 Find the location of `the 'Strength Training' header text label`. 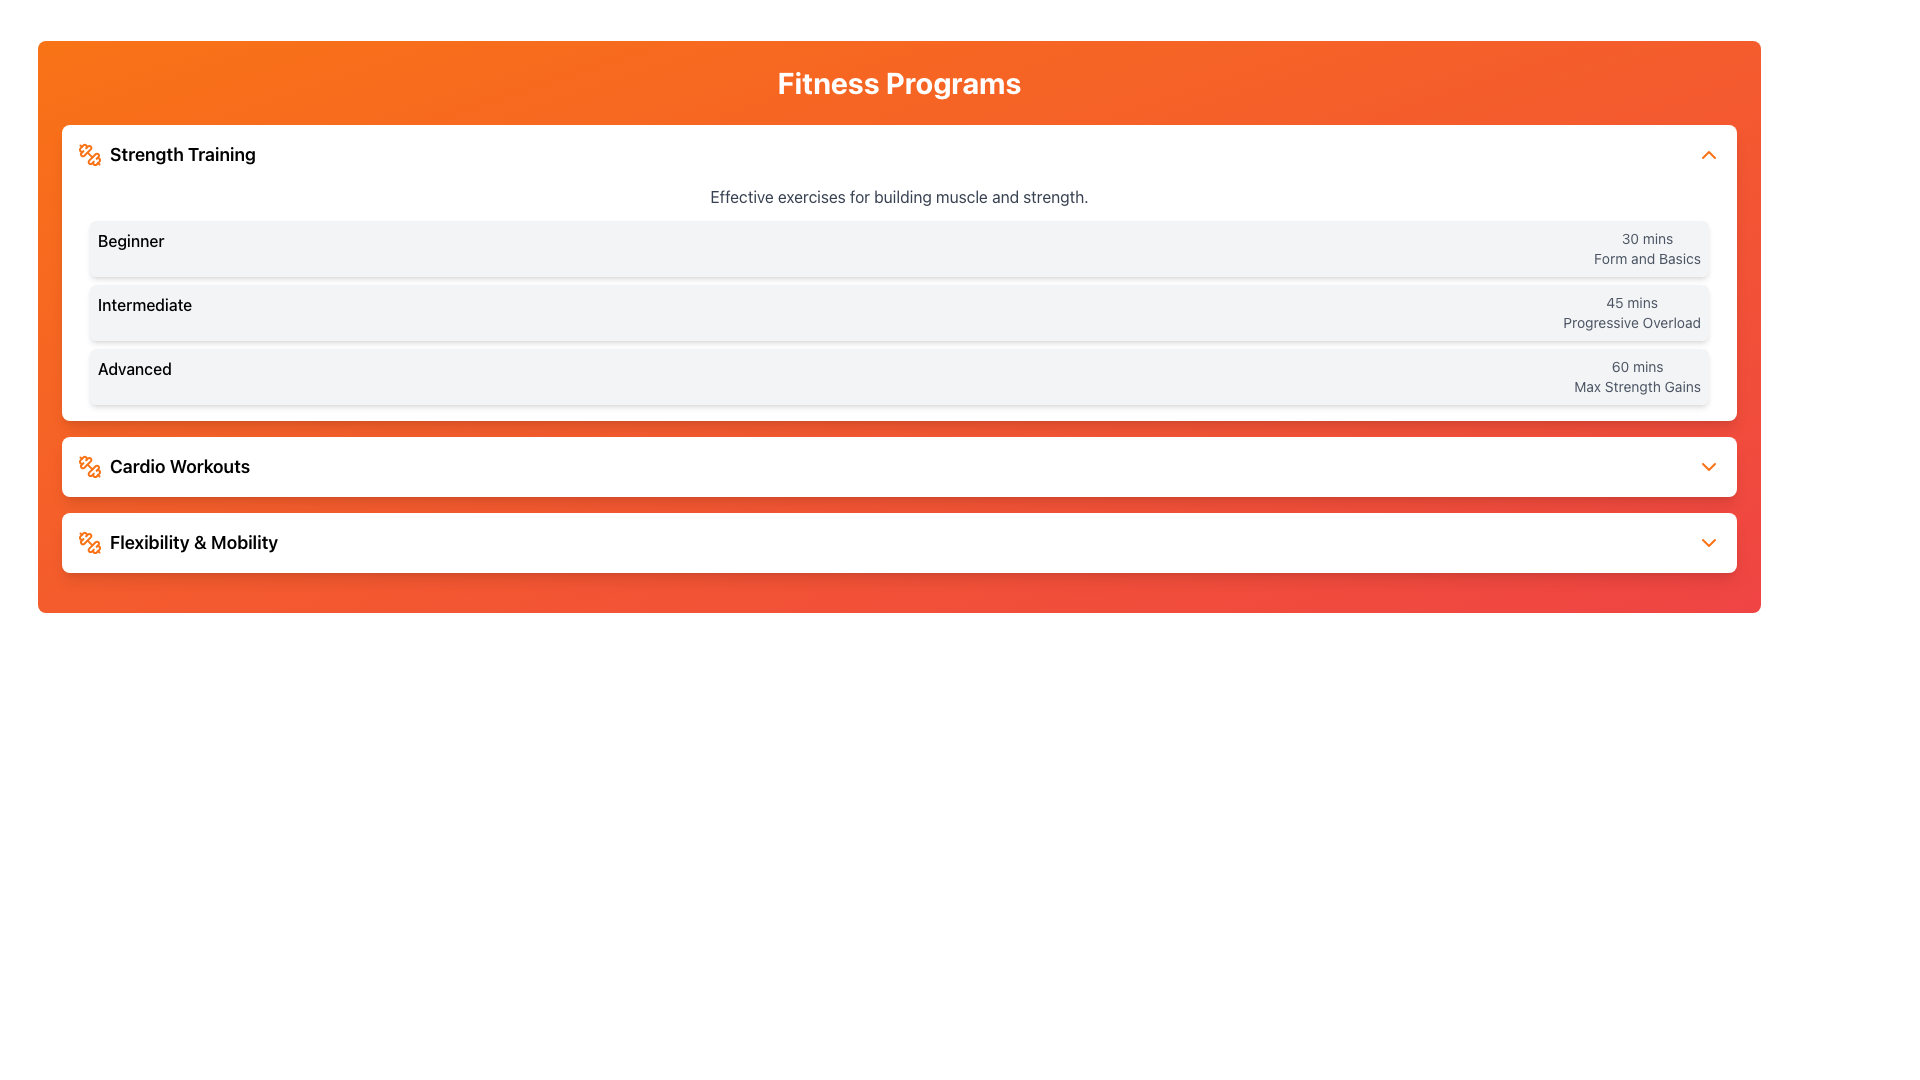

the 'Strength Training' header text label is located at coordinates (182, 153).